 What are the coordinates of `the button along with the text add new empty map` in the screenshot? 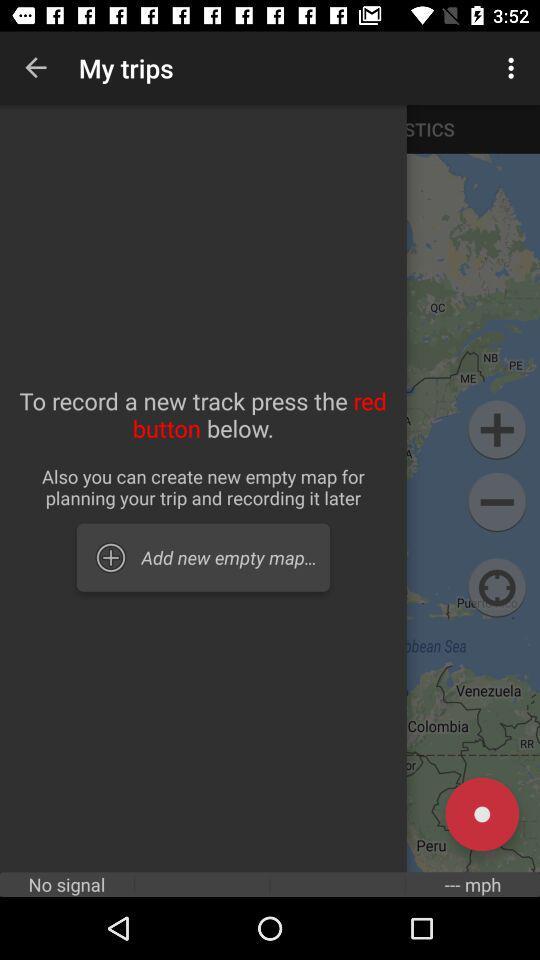 It's located at (202, 558).